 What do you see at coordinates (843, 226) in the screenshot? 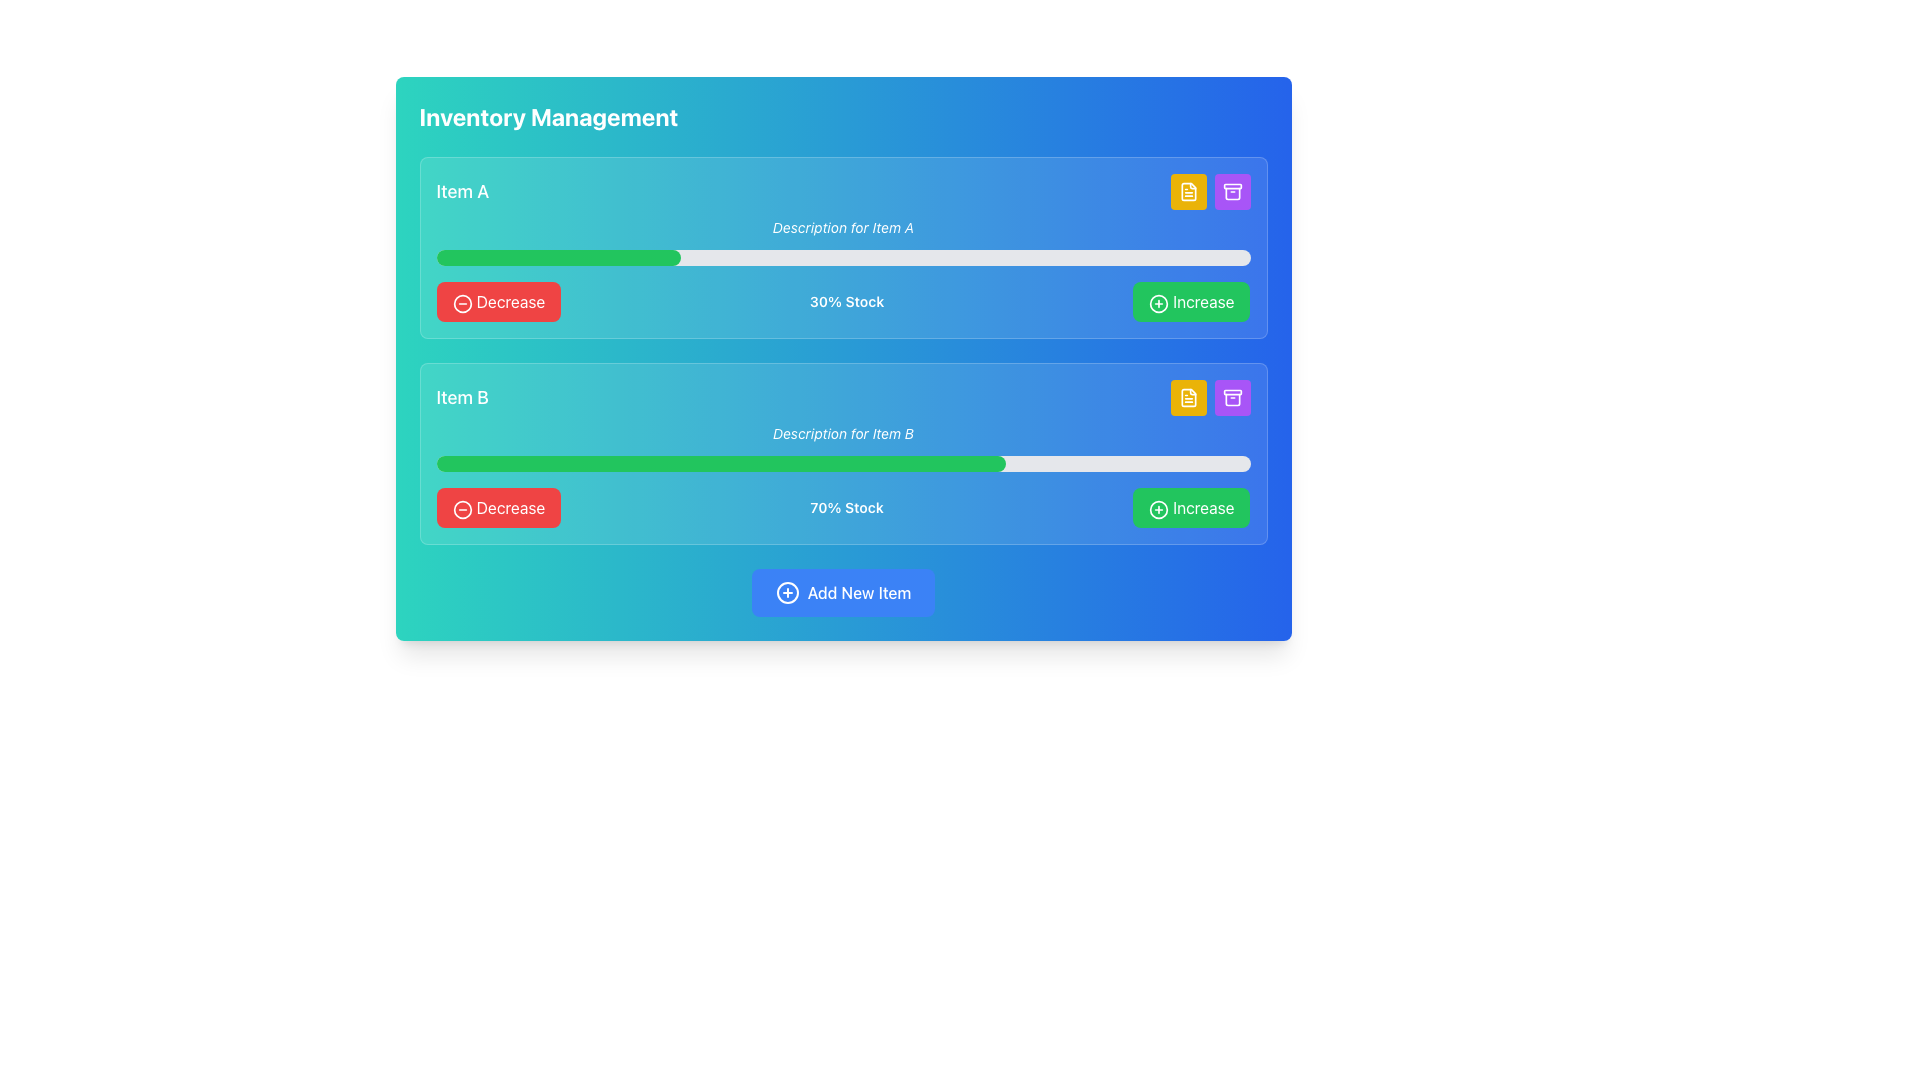
I see `italicized text label that displays 'Description for Item A', which is positioned below the heading 'Item A'` at bounding box center [843, 226].